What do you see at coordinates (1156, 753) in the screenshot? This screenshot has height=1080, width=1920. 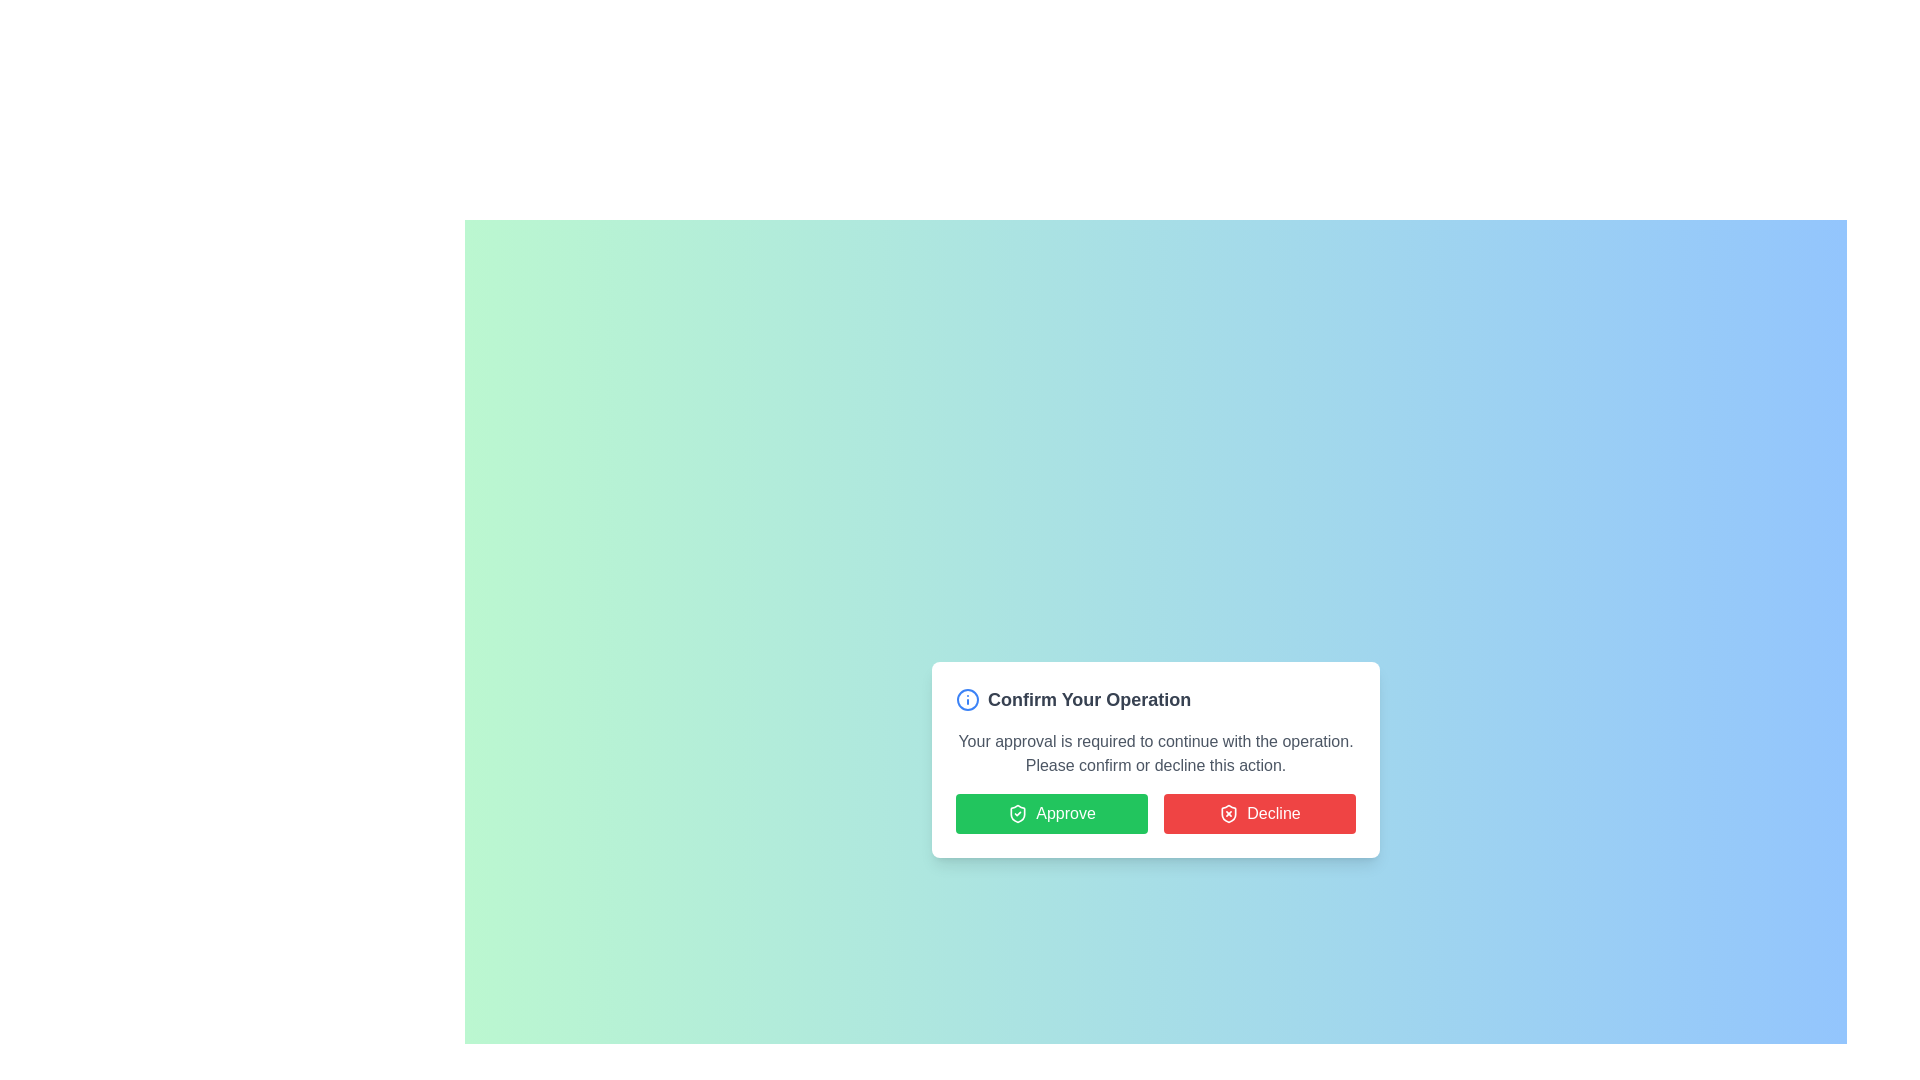 I see `the informational text that explains the requirement for approval to proceed with an operation, located in the central part of the modal box under the title 'Confirm Your Operation'` at bounding box center [1156, 753].